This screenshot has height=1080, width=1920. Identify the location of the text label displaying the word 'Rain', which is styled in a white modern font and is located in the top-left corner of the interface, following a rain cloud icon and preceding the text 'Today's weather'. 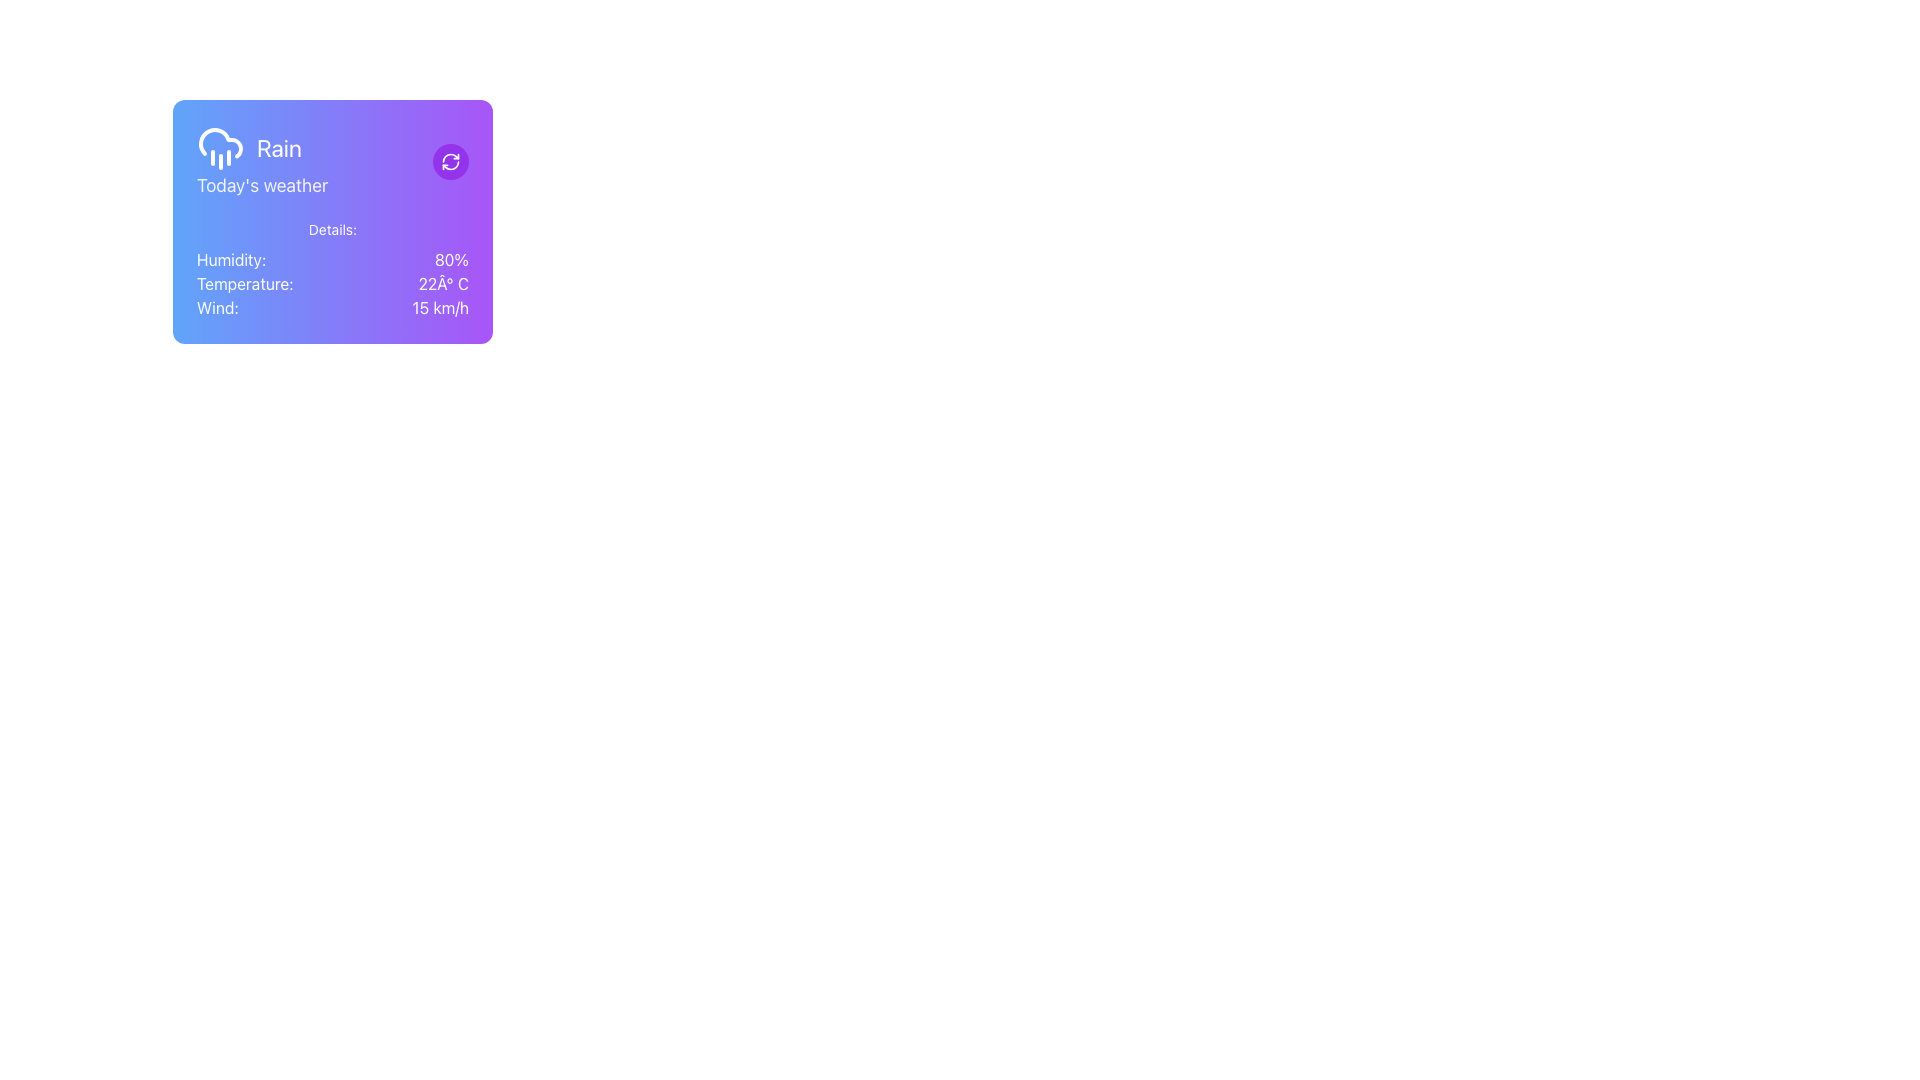
(261, 146).